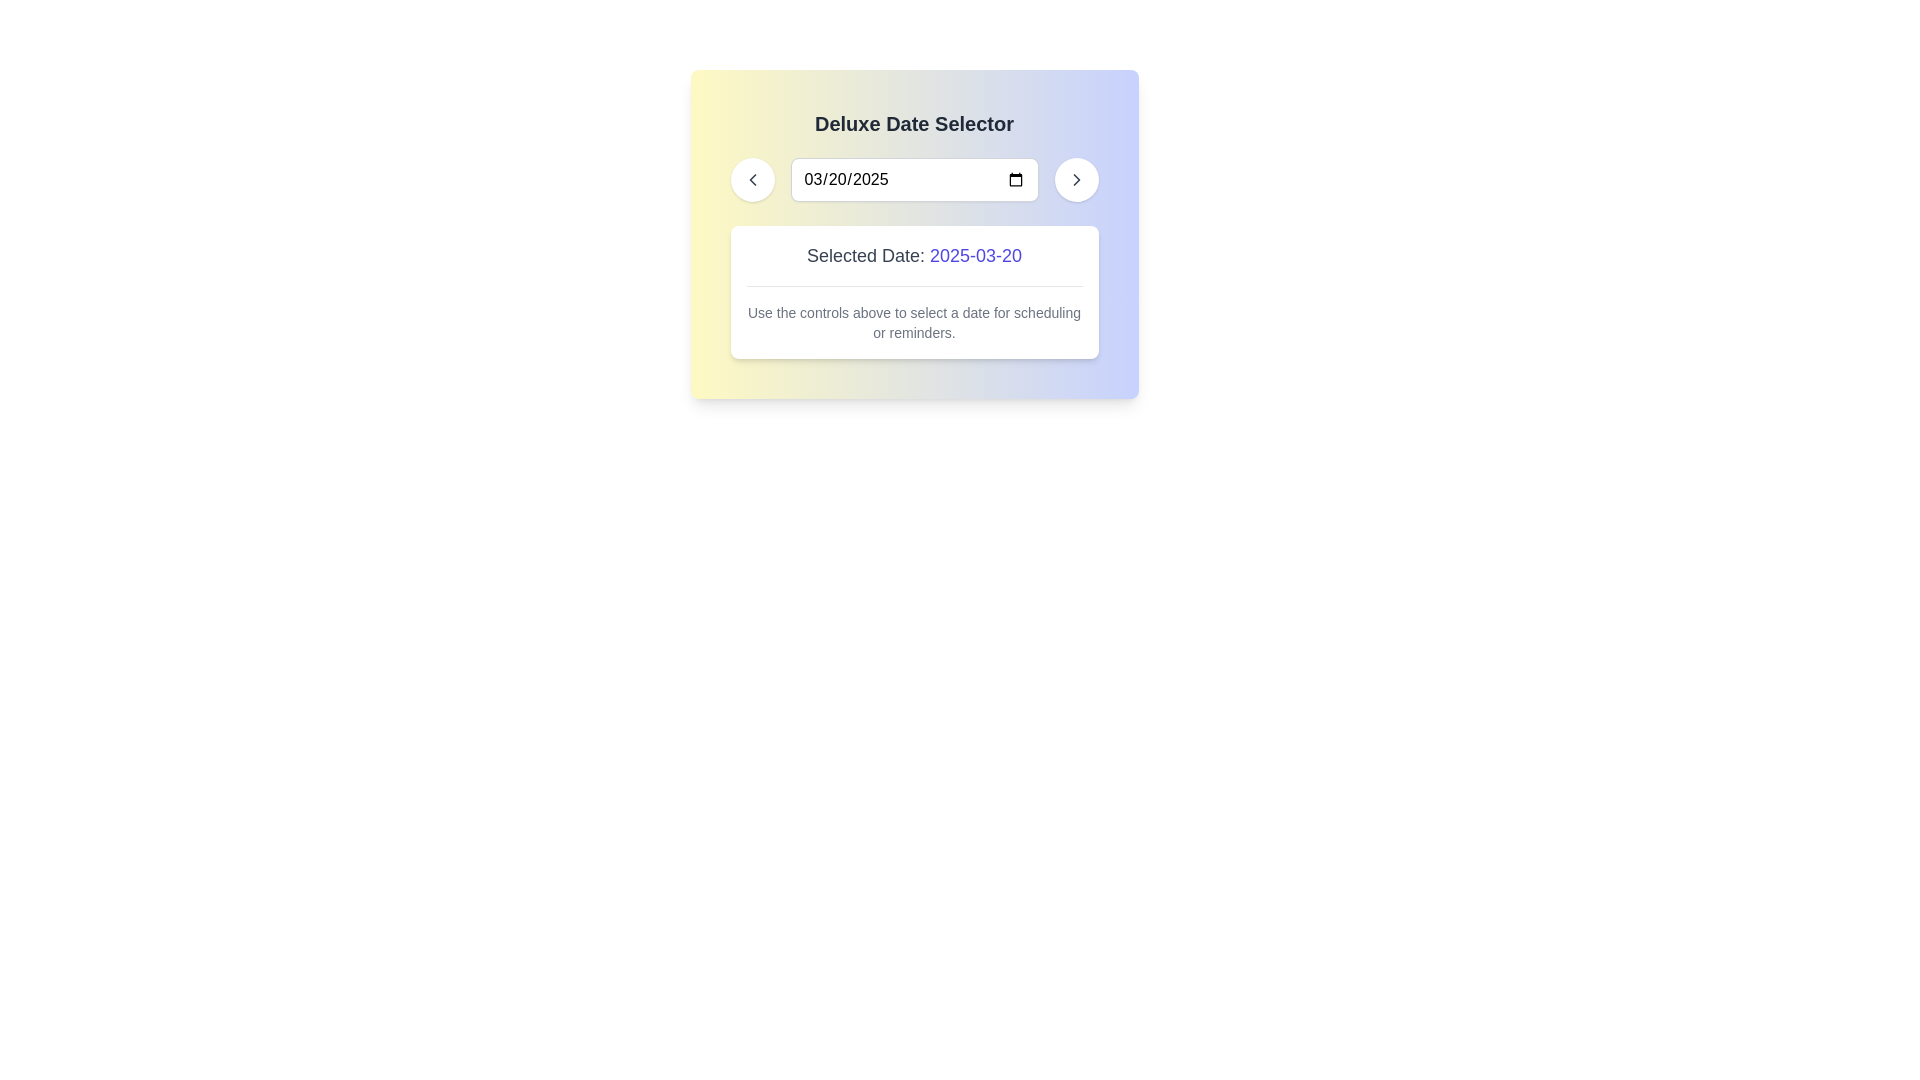 The image size is (1920, 1080). Describe the element at coordinates (913, 314) in the screenshot. I see `the informational text element that describes the purpose of the controls for scheduling or reminder selection, located below 'Selected Date: 2025-03-20.'` at that location.